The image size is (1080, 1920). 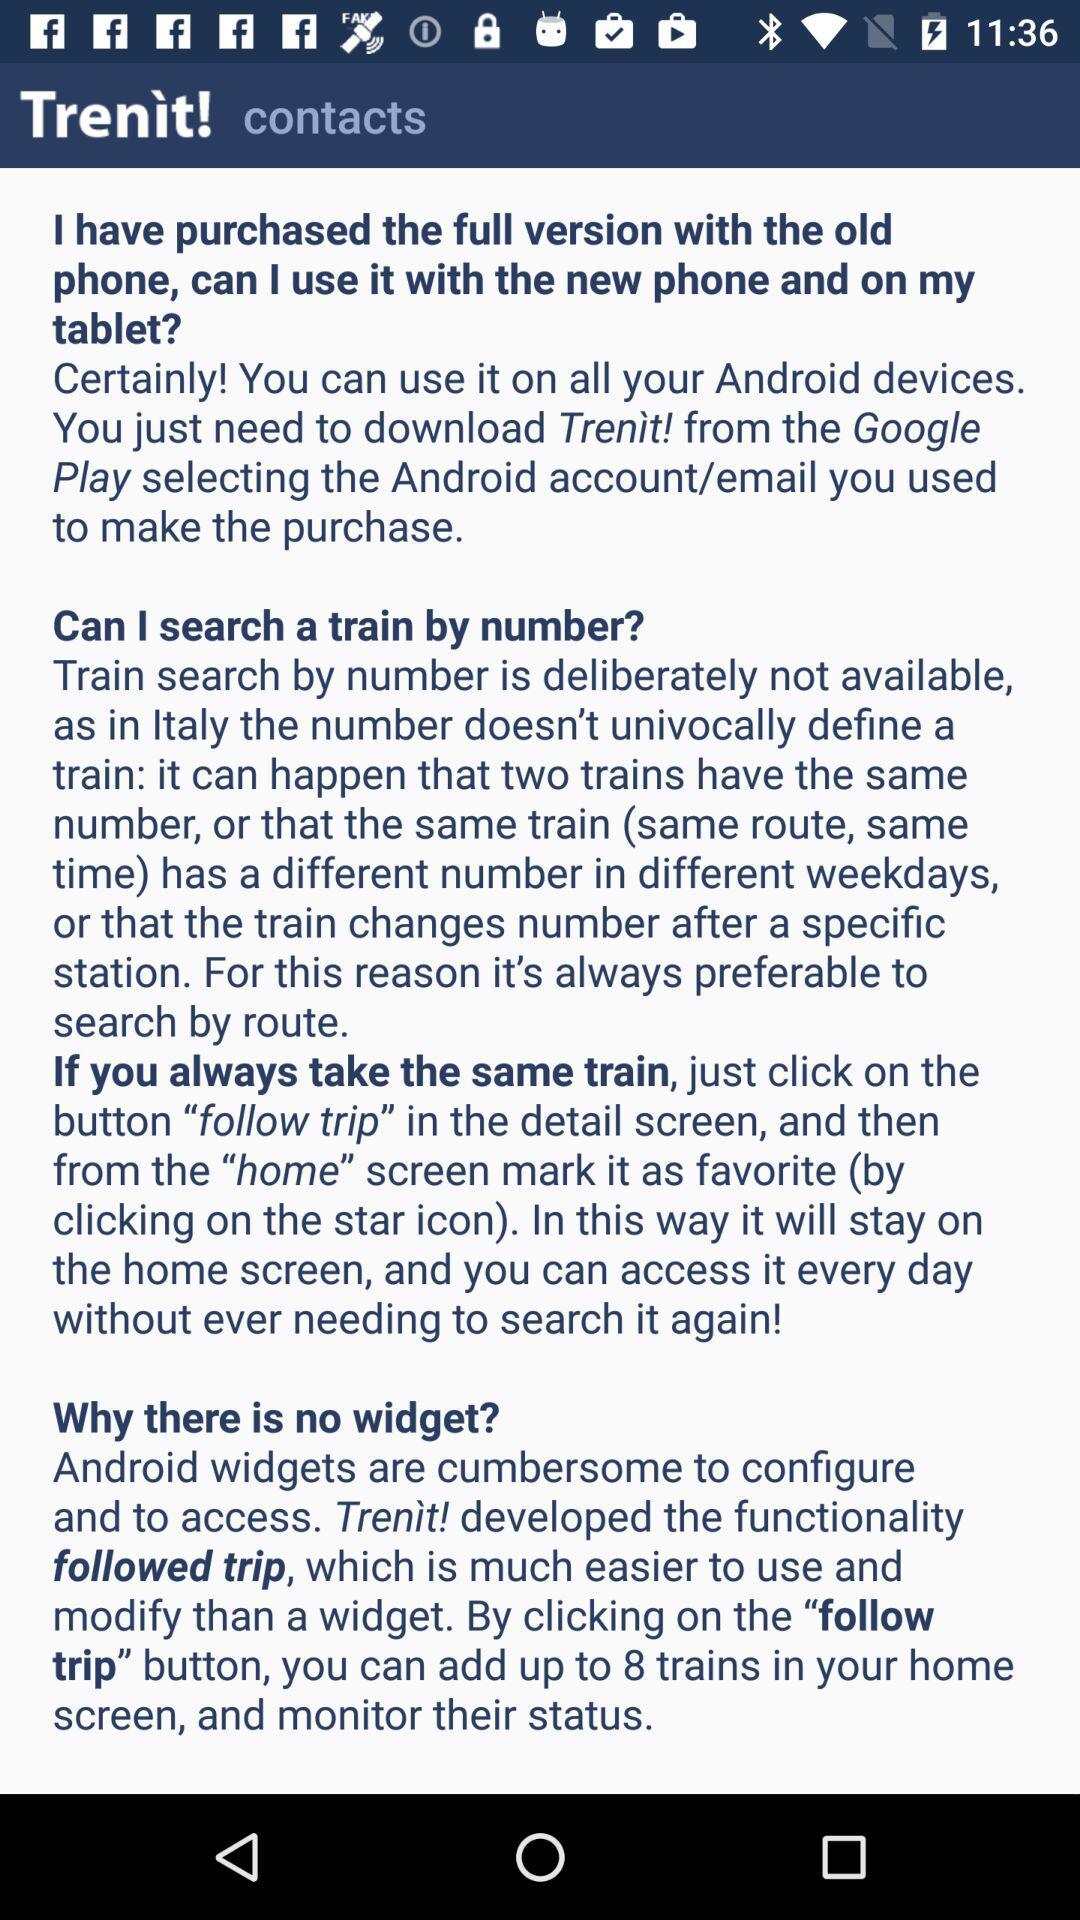 What do you see at coordinates (116, 114) in the screenshot?
I see `icon above f a q` at bounding box center [116, 114].